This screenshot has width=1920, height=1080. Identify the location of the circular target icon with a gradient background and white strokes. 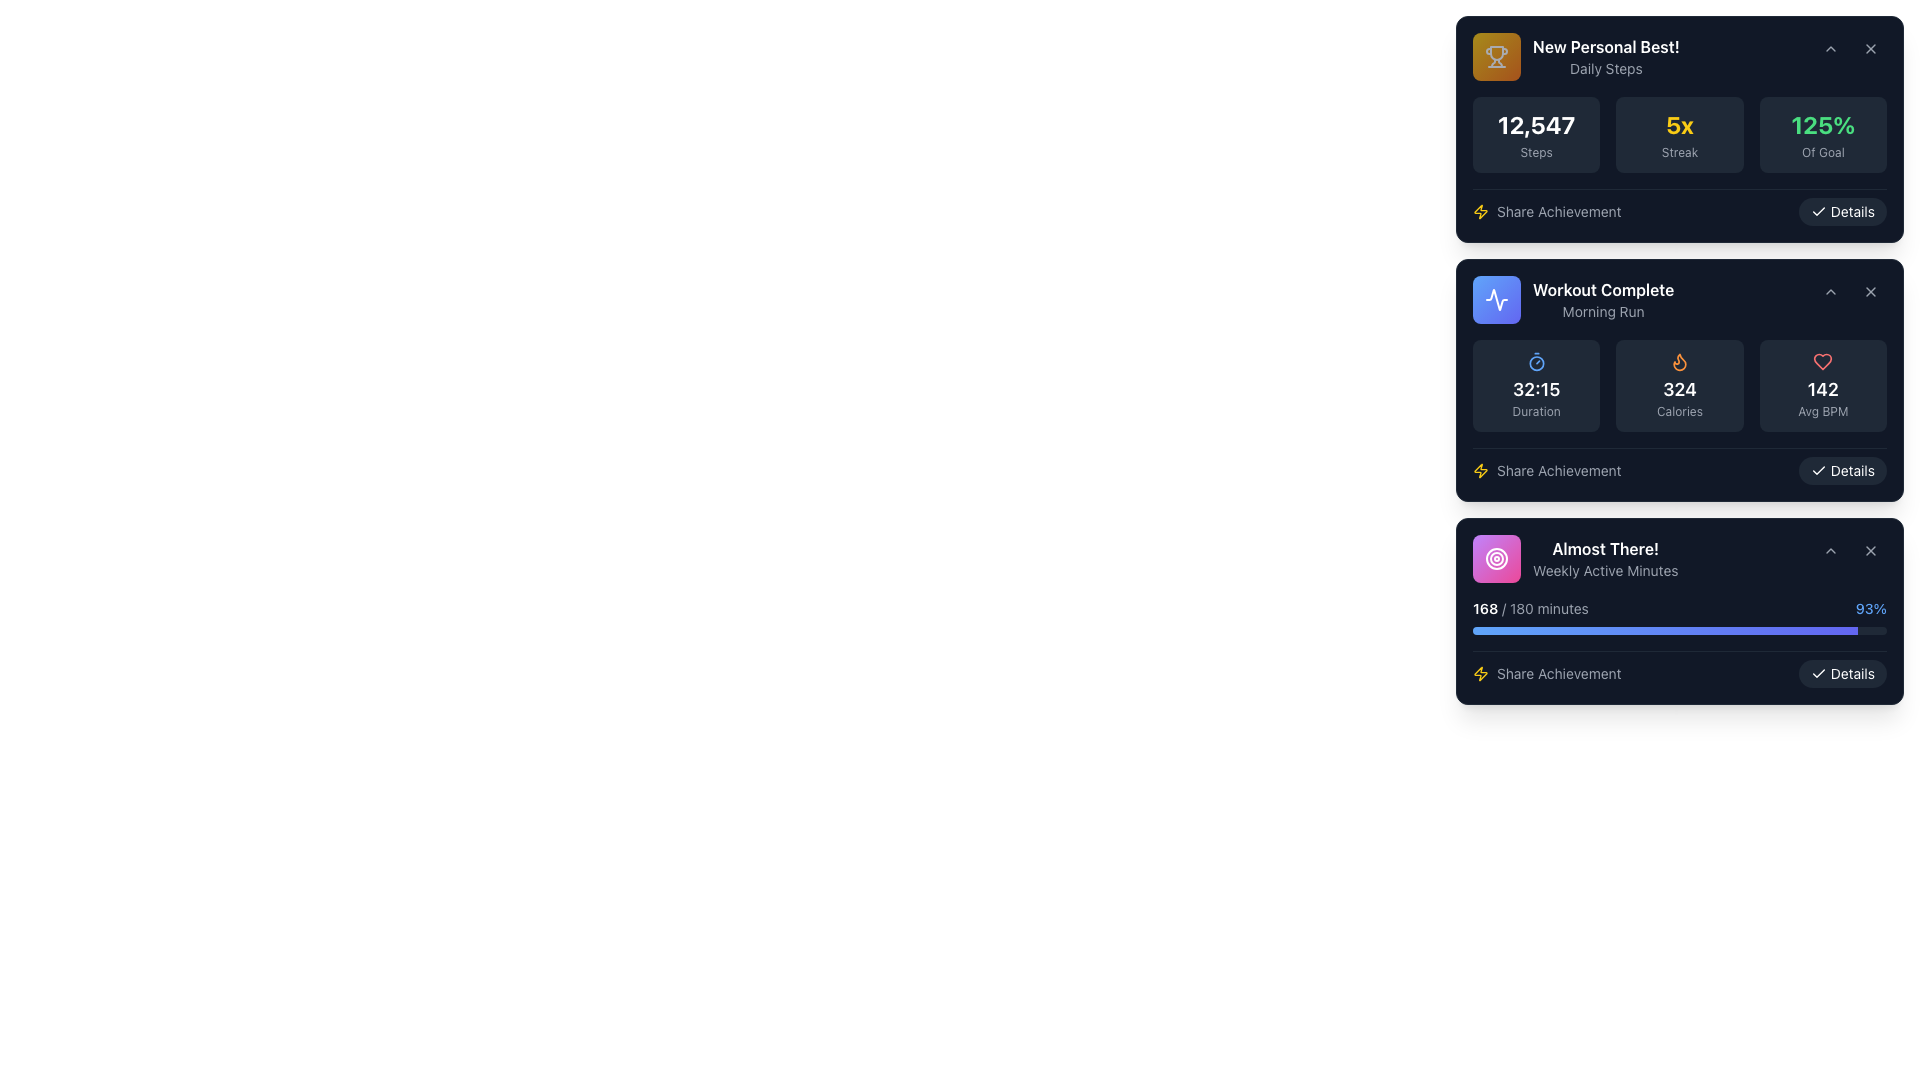
(1497, 559).